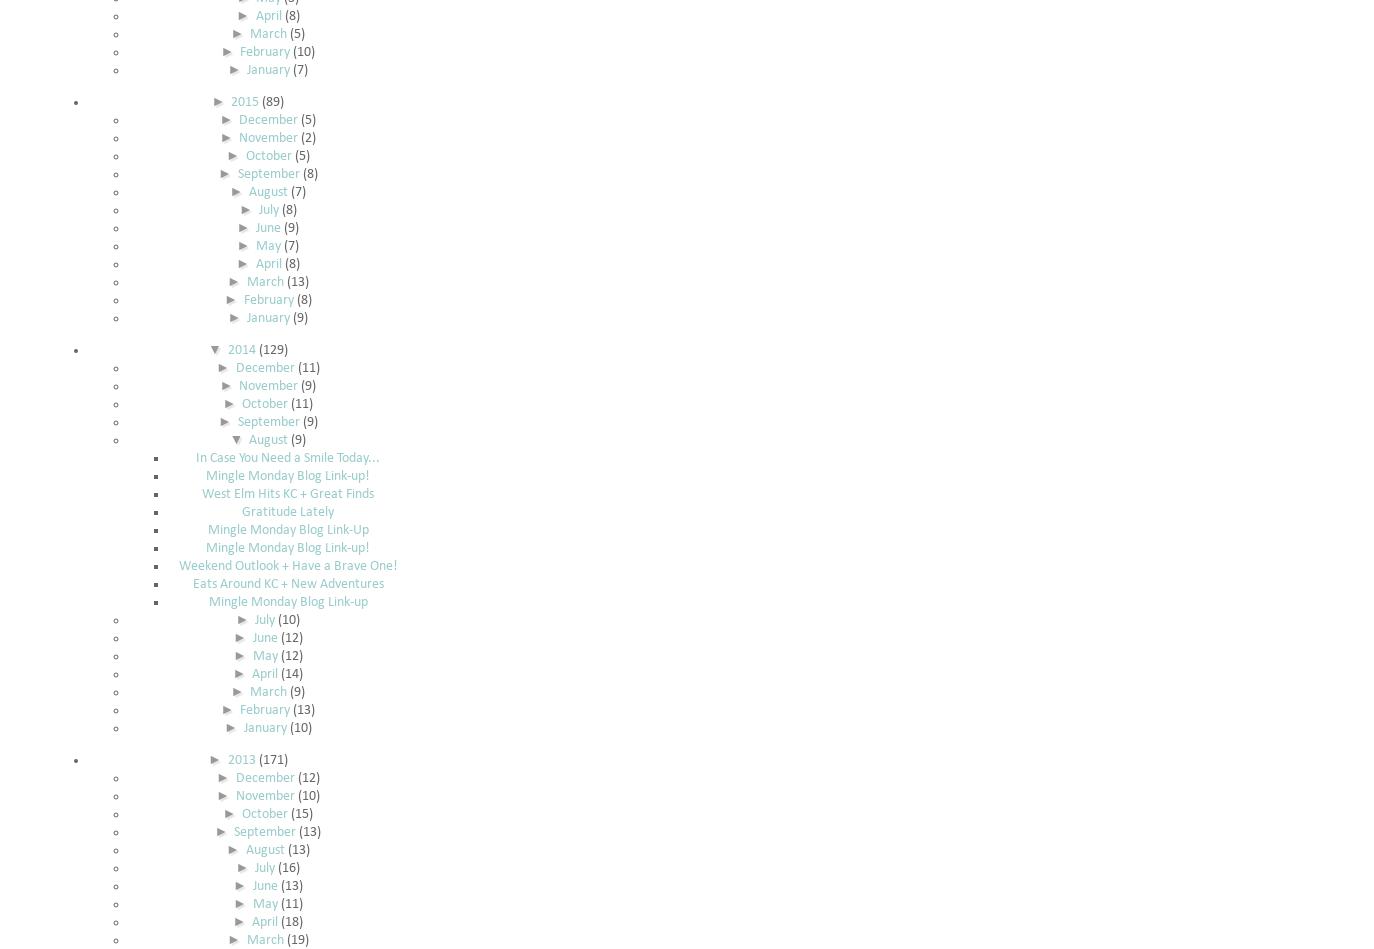 The height and width of the screenshot is (949, 1374). Describe the element at coordinates (301, 813) in the screenshot. I see `'(15)'` at that location.